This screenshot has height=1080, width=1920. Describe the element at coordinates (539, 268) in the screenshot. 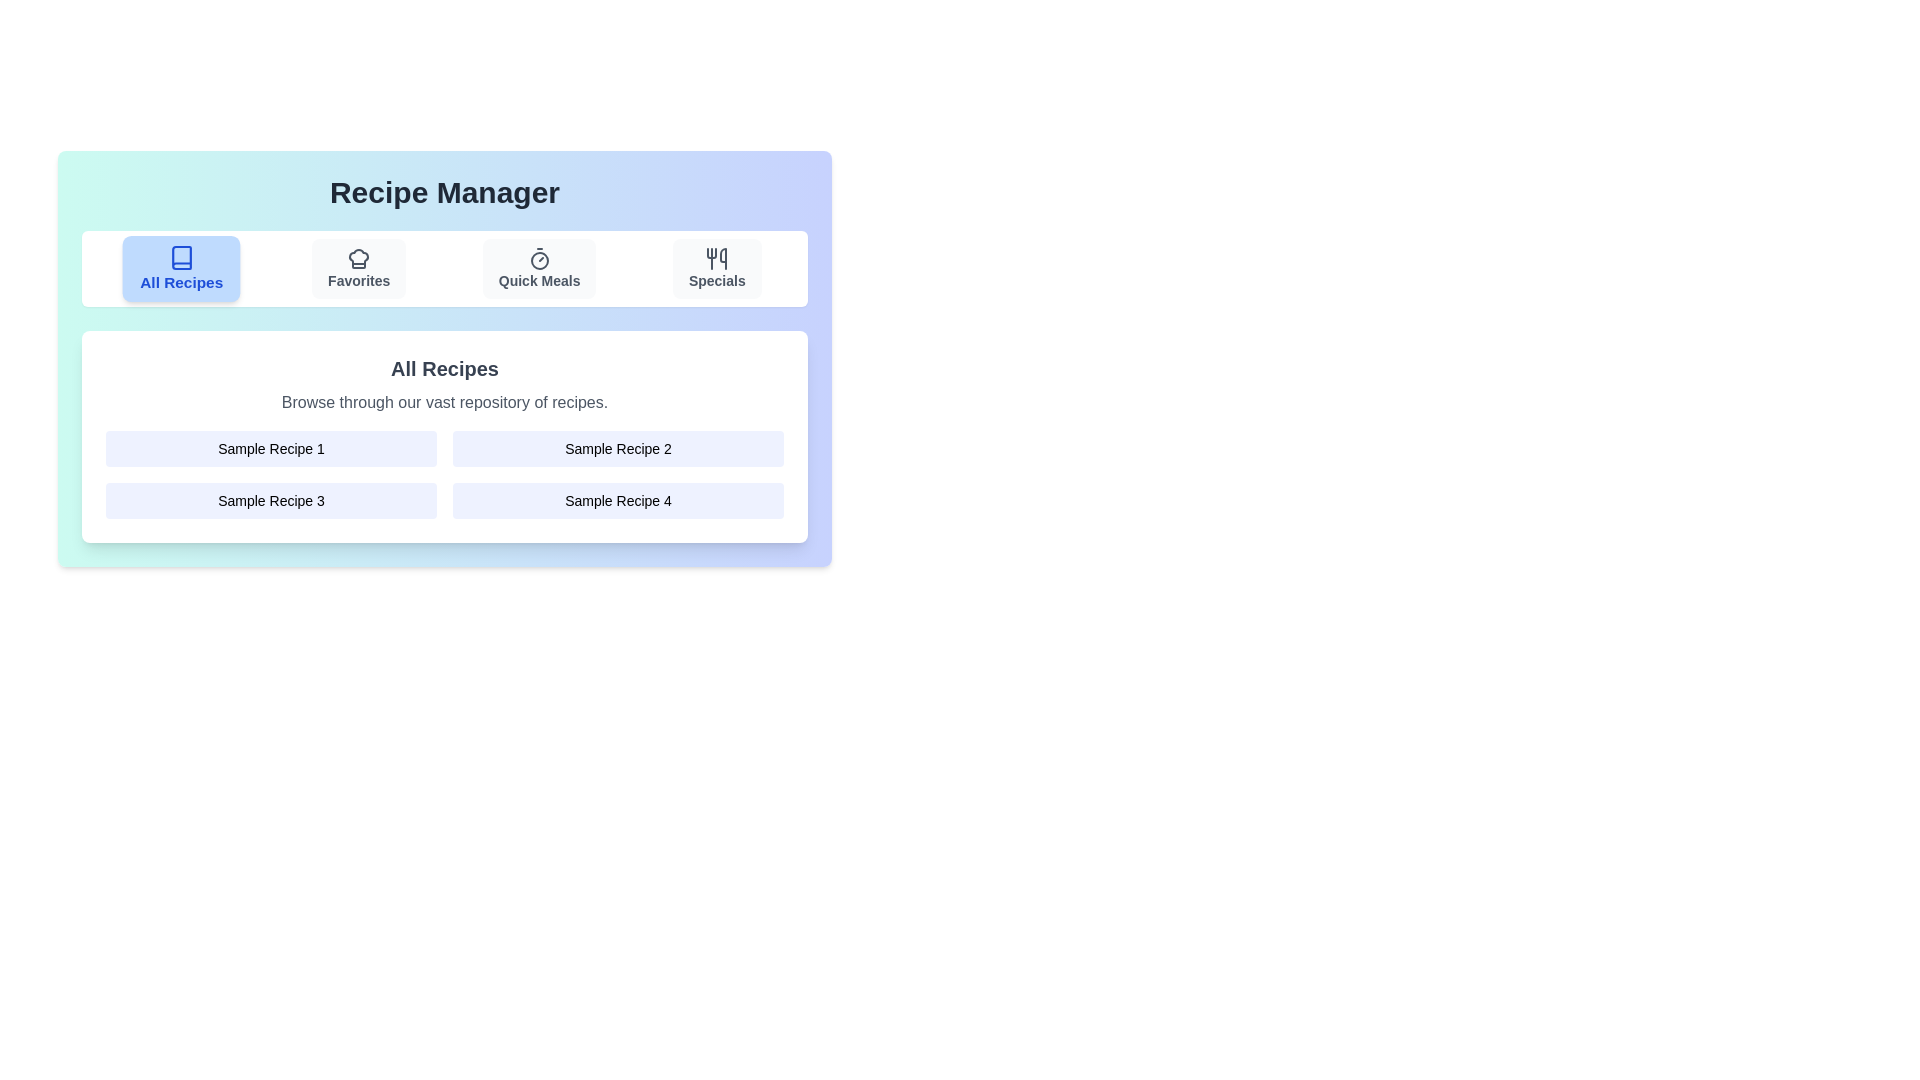

I see `the tab button labeled Quick Meals to see its interactive feedback` at that location.